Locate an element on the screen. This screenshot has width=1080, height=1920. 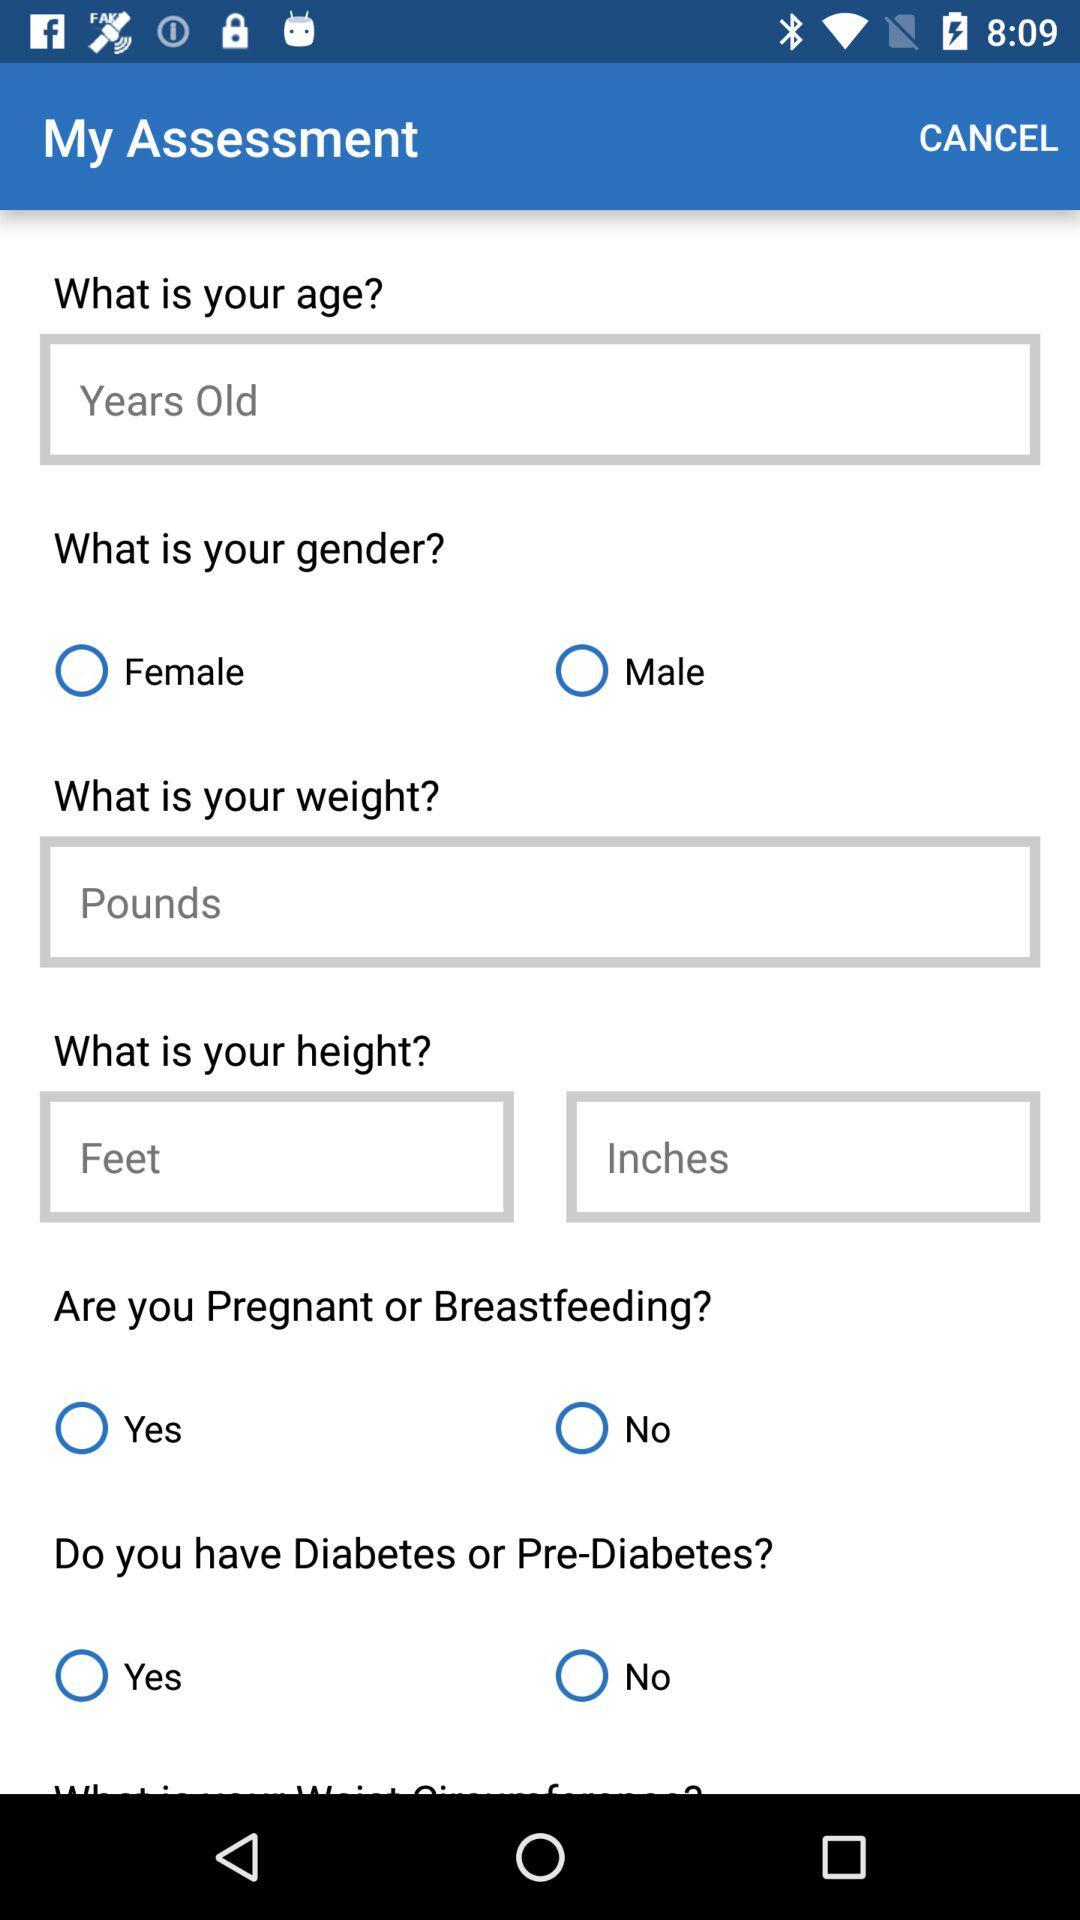
type inches is located at coordinates (802, 1156).